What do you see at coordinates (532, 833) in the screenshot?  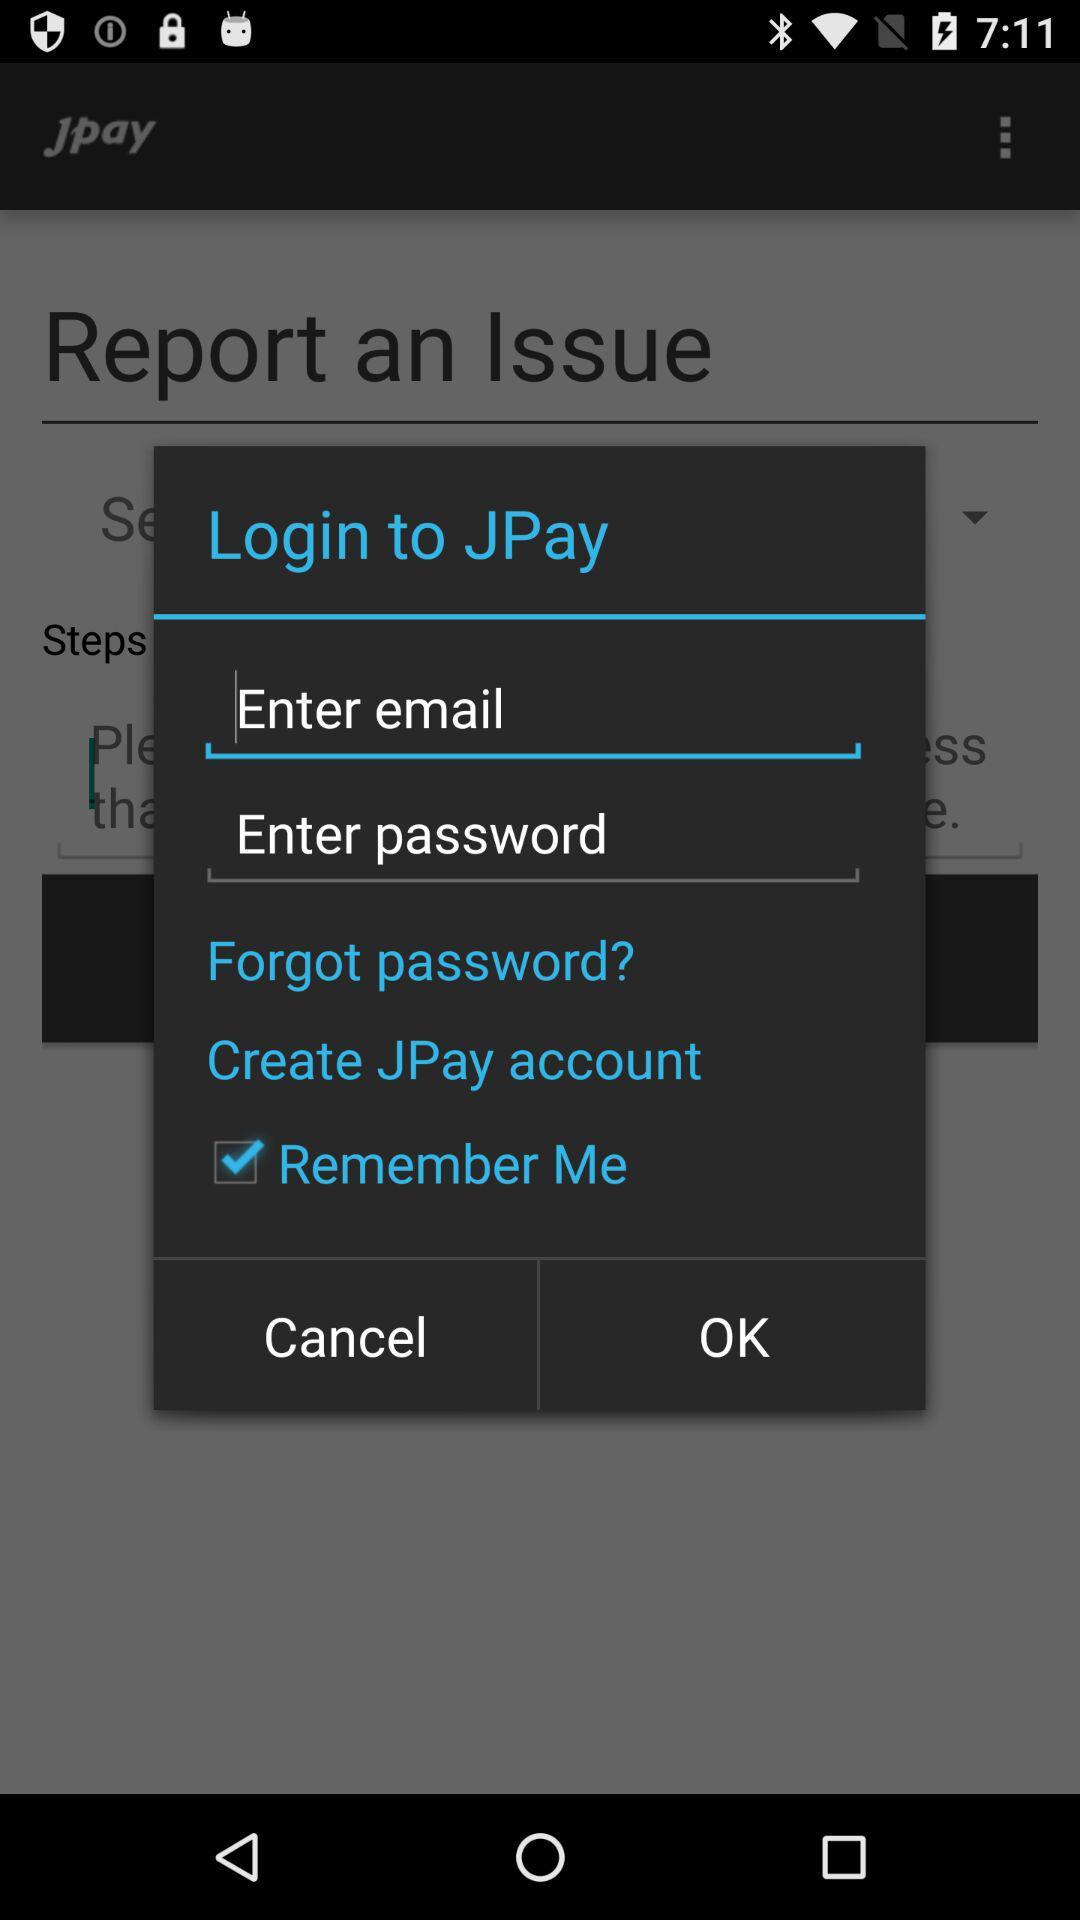 I see `go the enter password` at bounding box center [532, 833].